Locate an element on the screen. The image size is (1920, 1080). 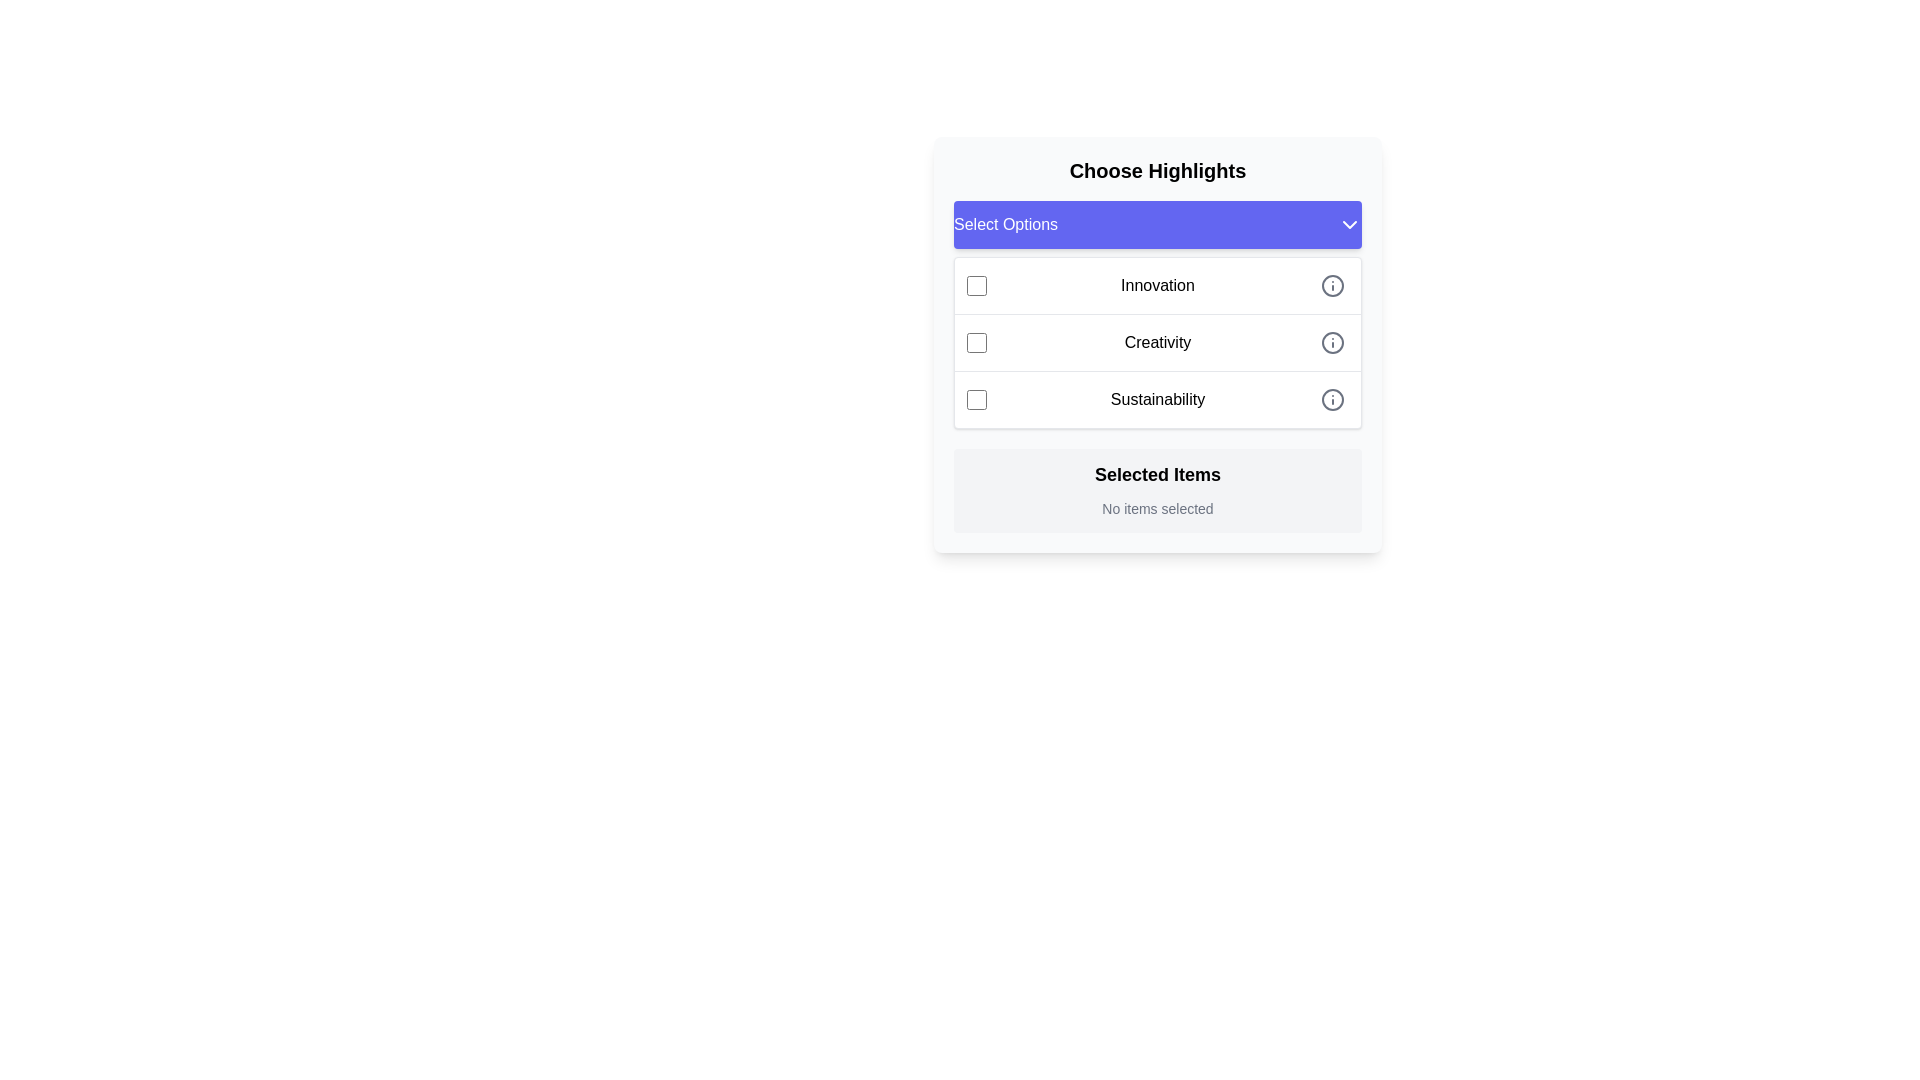
text label within the interactive dropdown that indicates selectable options, located in the upper region of the dropdown interface is located at coordinates (1006, 224).